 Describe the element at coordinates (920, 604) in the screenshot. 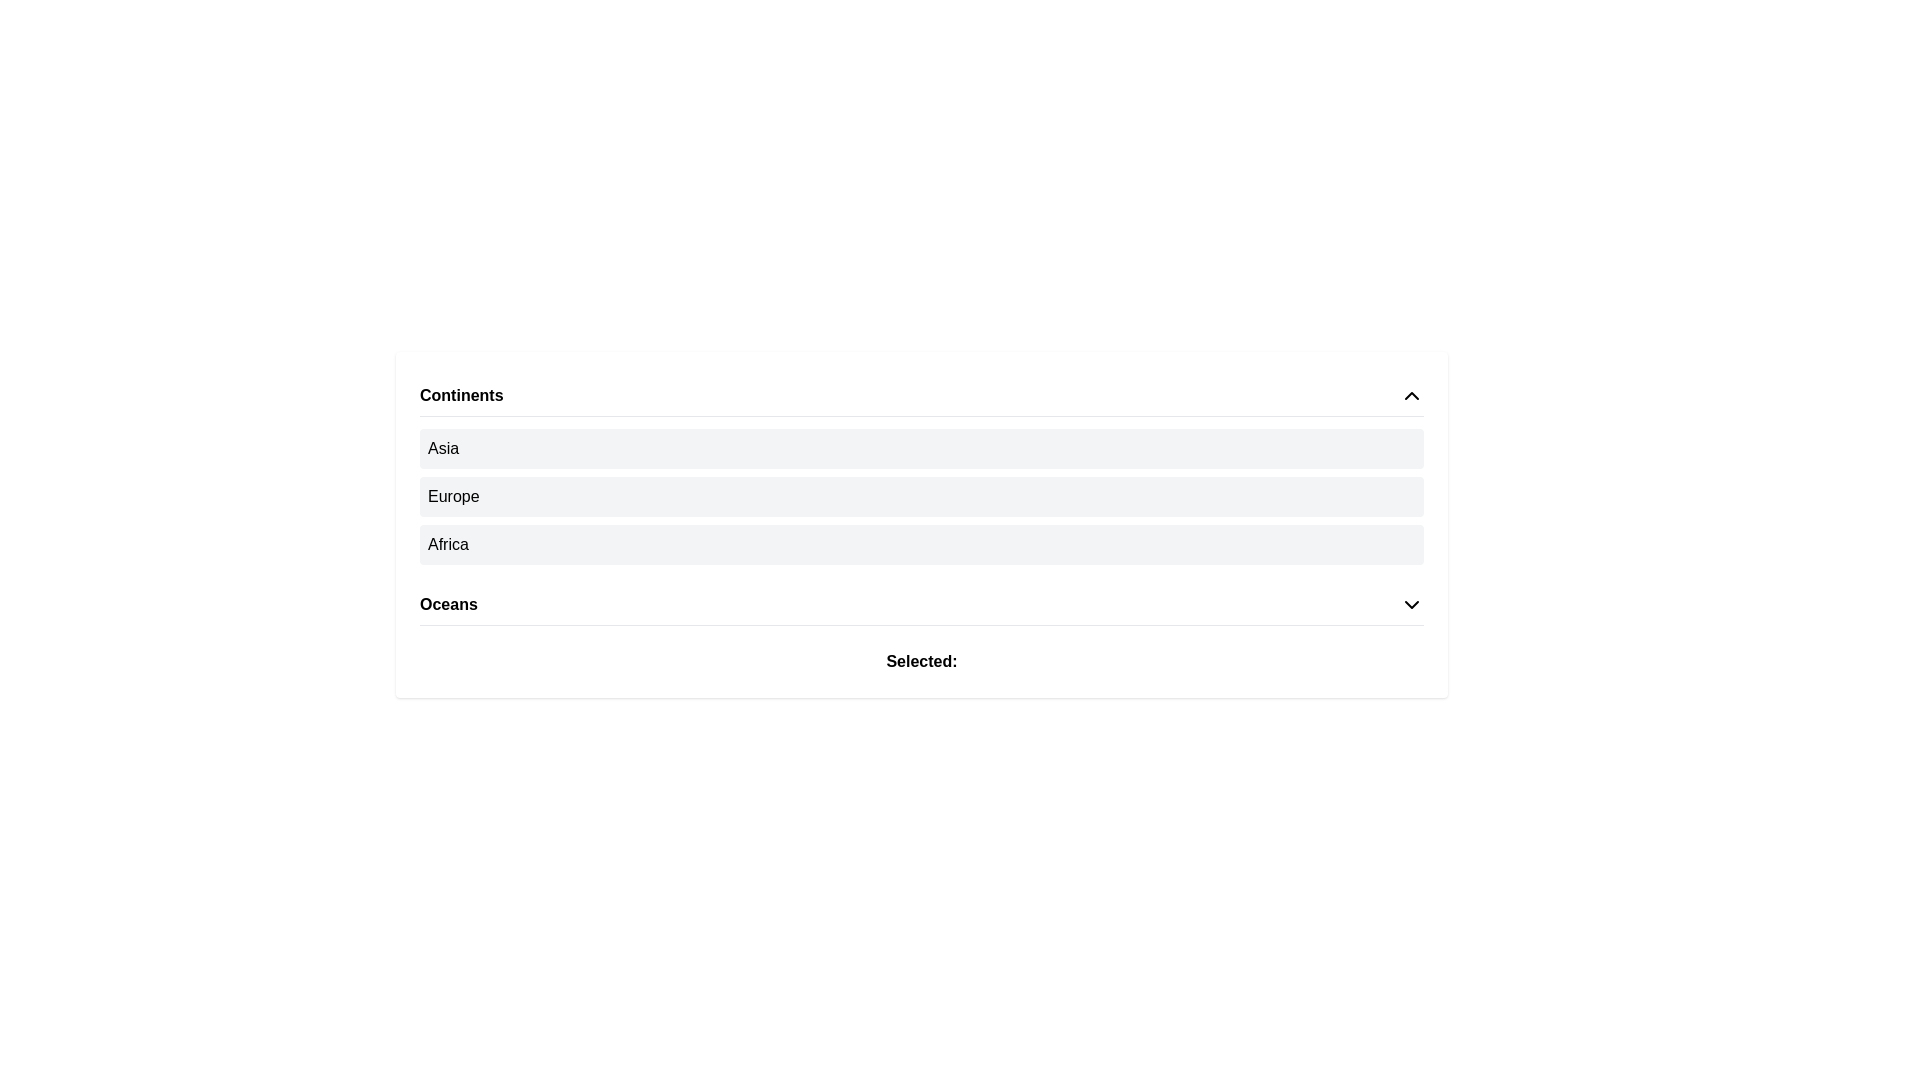

I see `the dropdown trigger for the list item labeled 'Oceans'` at that location.